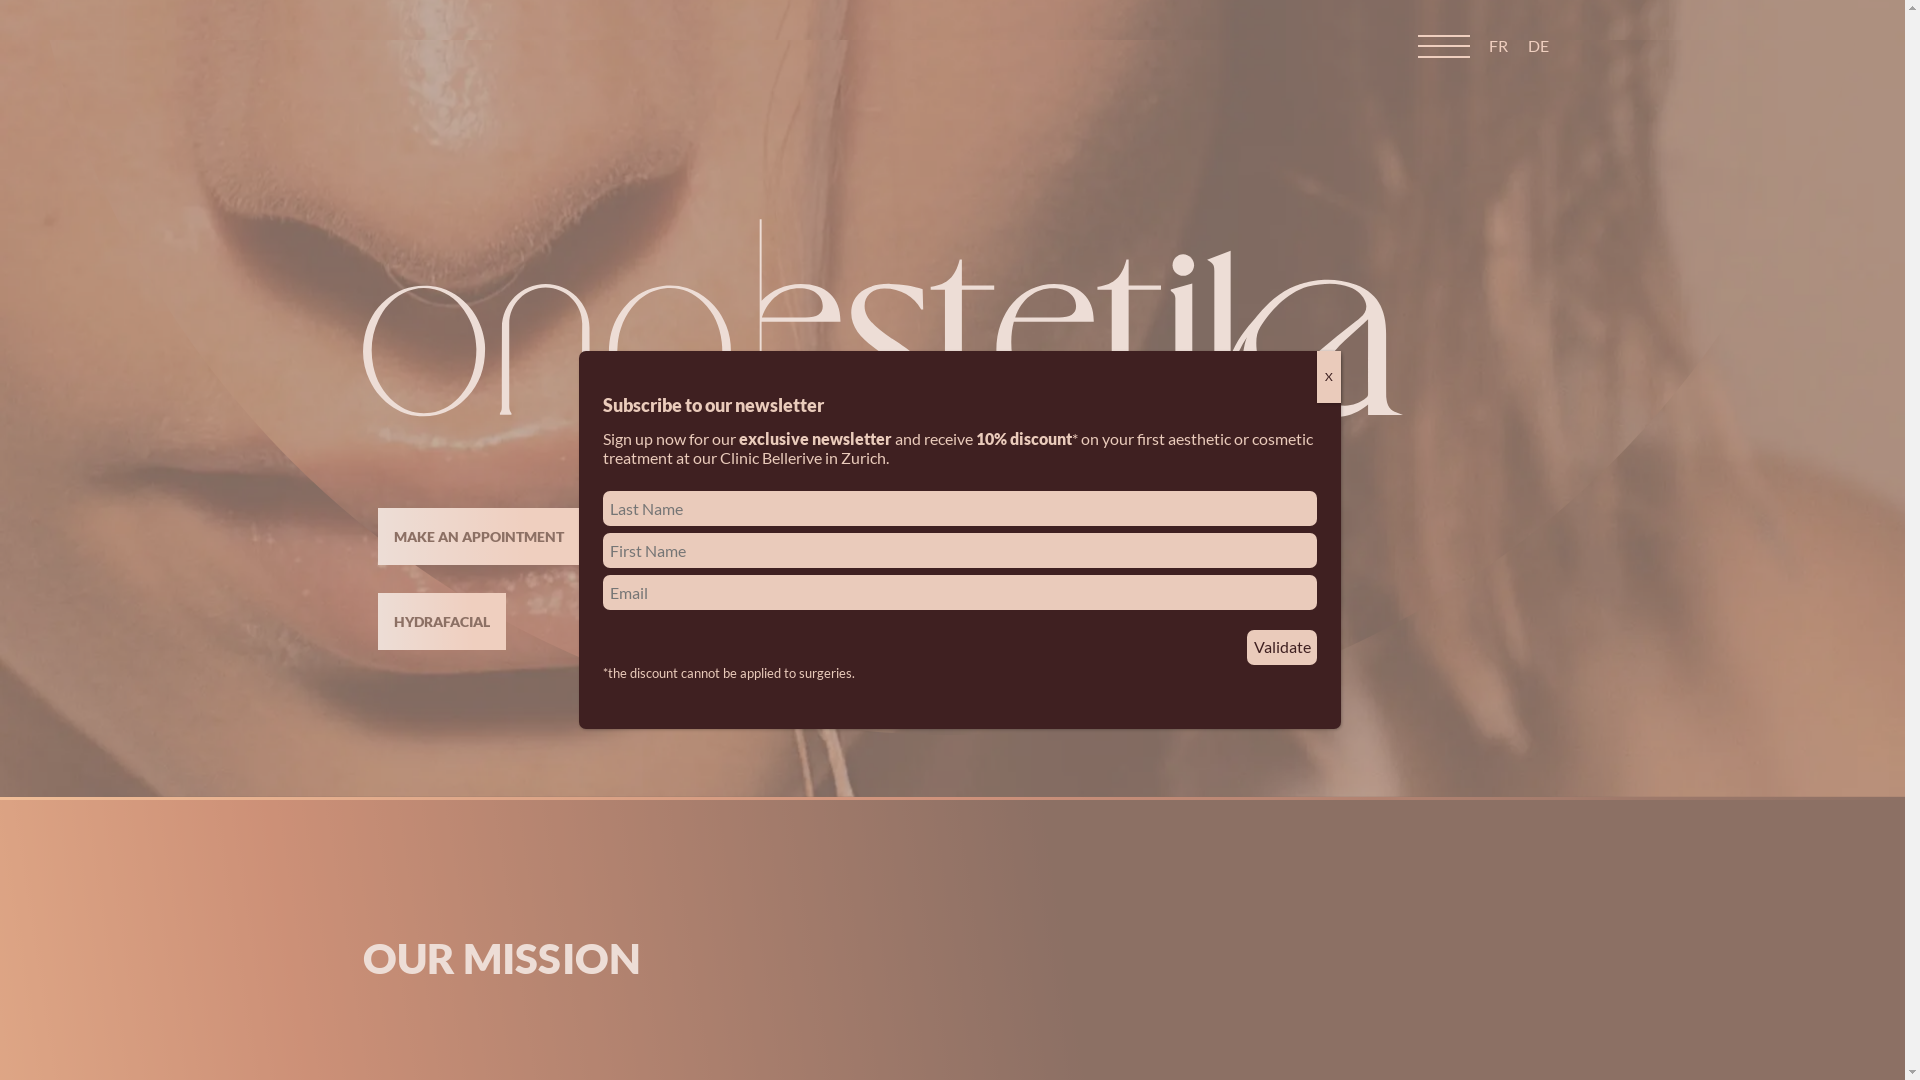 The height and width of the screenshot is (1080, 1920). I want to click on 'X', so click(1329, 377).